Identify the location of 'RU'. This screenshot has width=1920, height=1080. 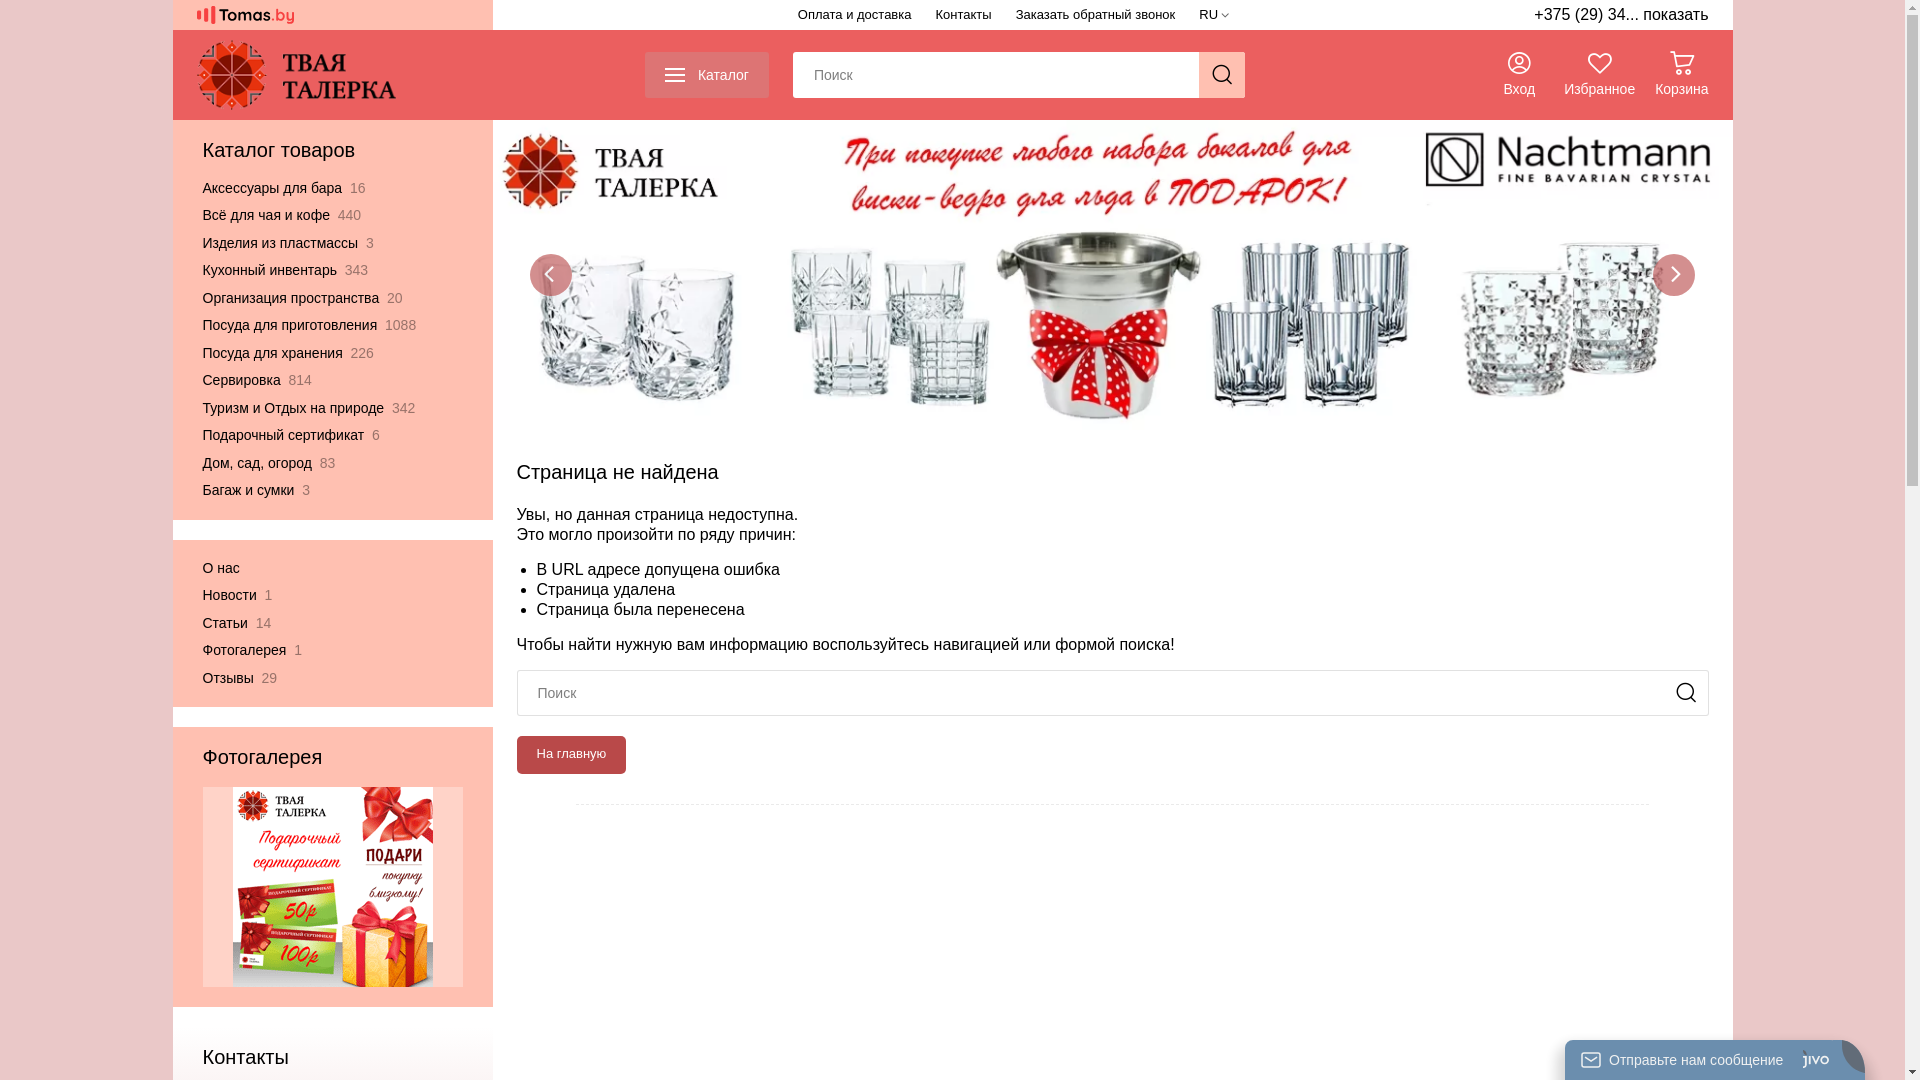
(1199, 15).